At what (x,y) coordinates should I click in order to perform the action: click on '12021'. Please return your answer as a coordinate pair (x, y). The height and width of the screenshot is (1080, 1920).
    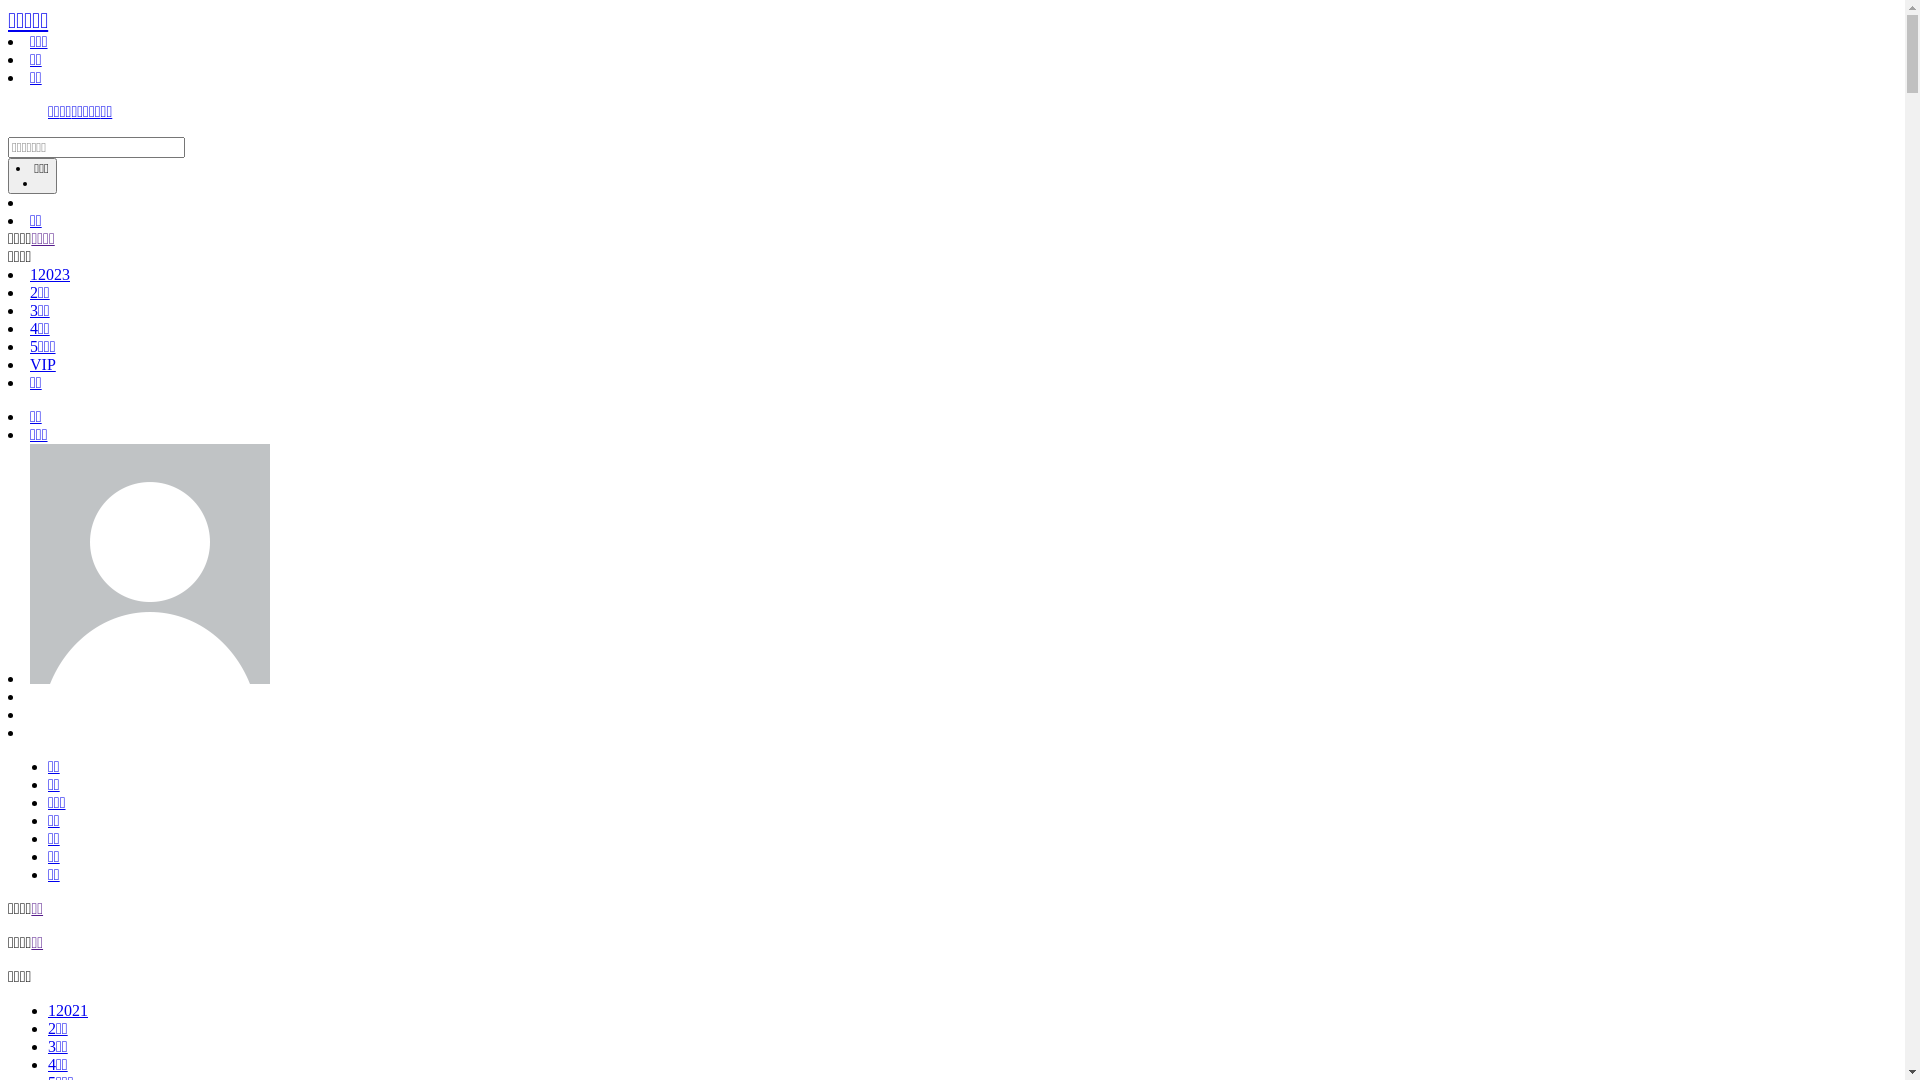
    Looking at the image, I should click on (67, 1010).